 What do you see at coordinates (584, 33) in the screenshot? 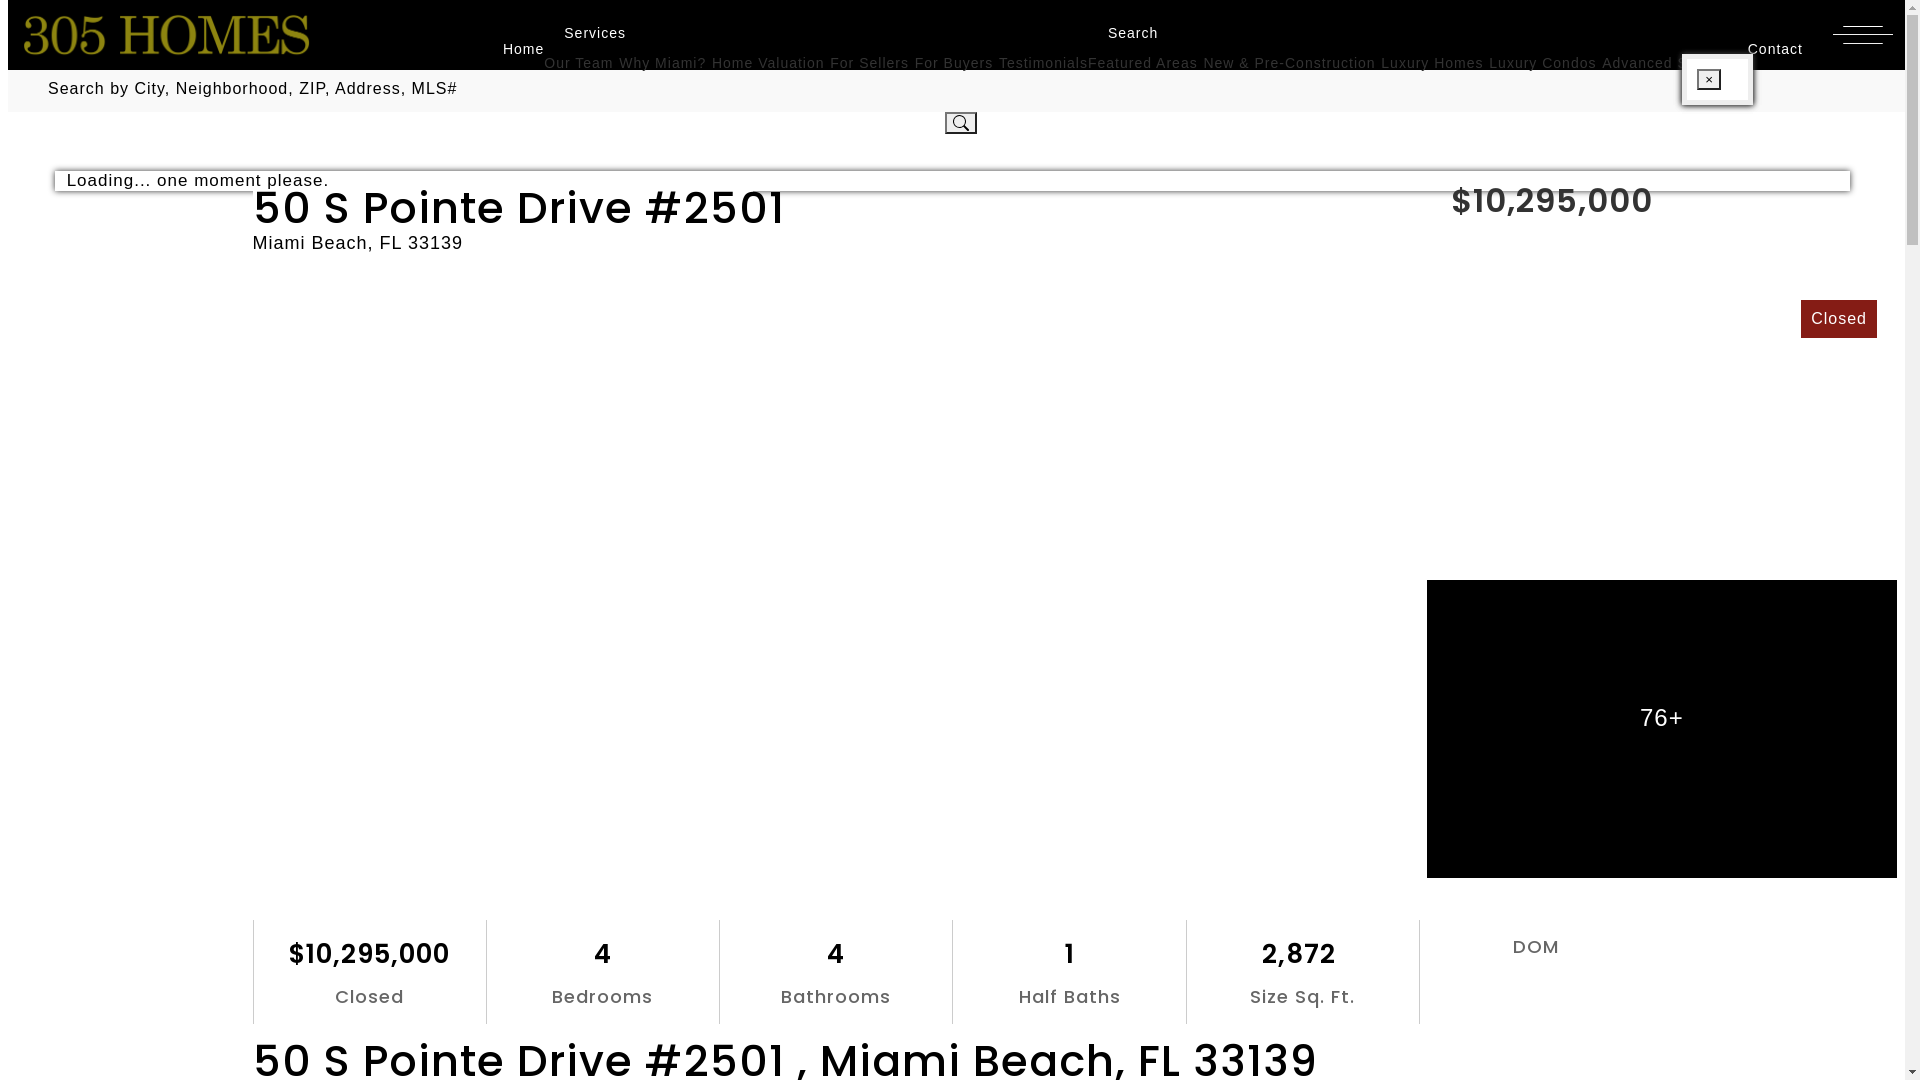
I see `'Services'` at bounding box center [584, 33].